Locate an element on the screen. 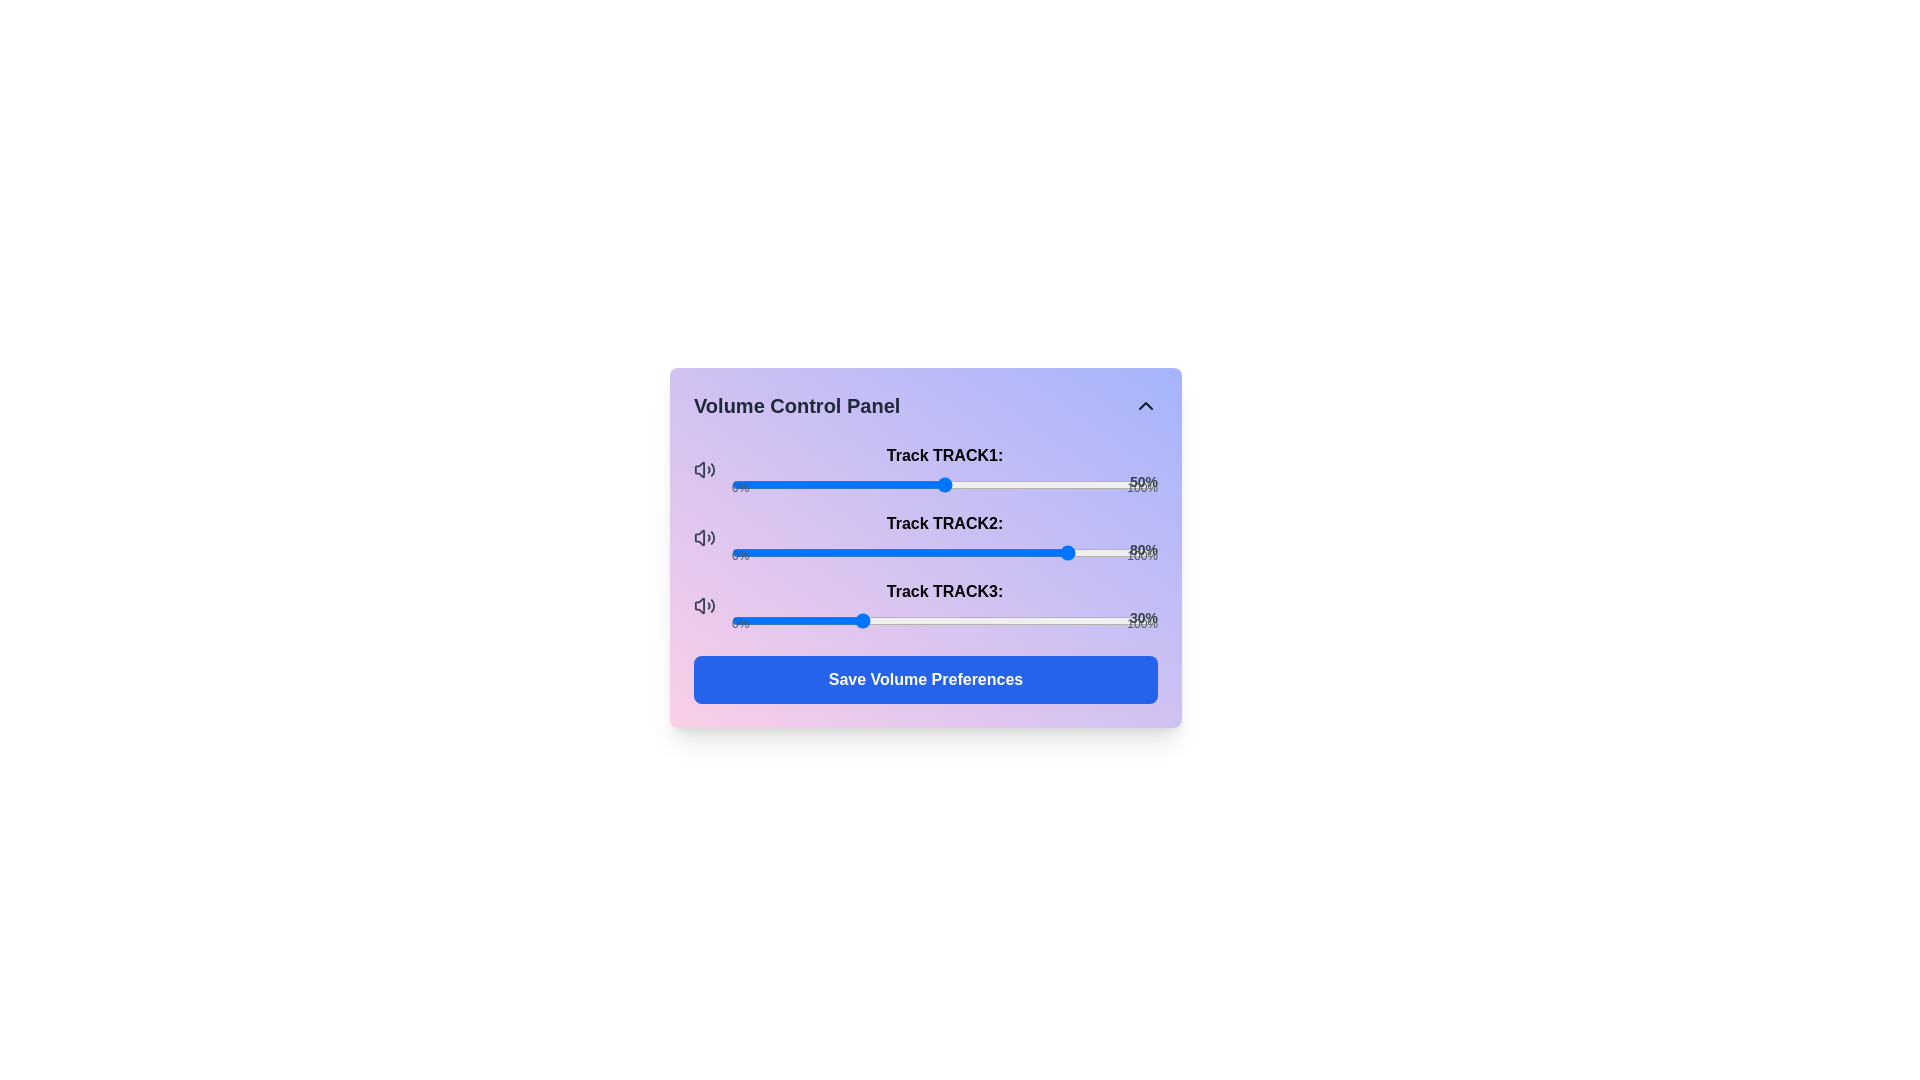 Image resolution: width=1920 pixels, height=1080 pixels. the volume of 'Track TRACK1' is located at coordinates (739, 485).